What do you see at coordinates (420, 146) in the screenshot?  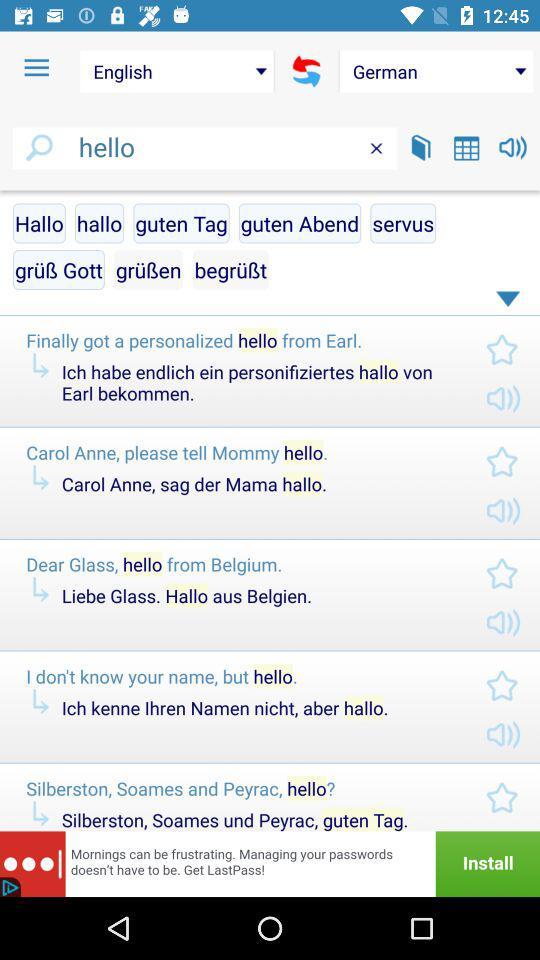 I see `the book icon` at bounding box center [420, 146].